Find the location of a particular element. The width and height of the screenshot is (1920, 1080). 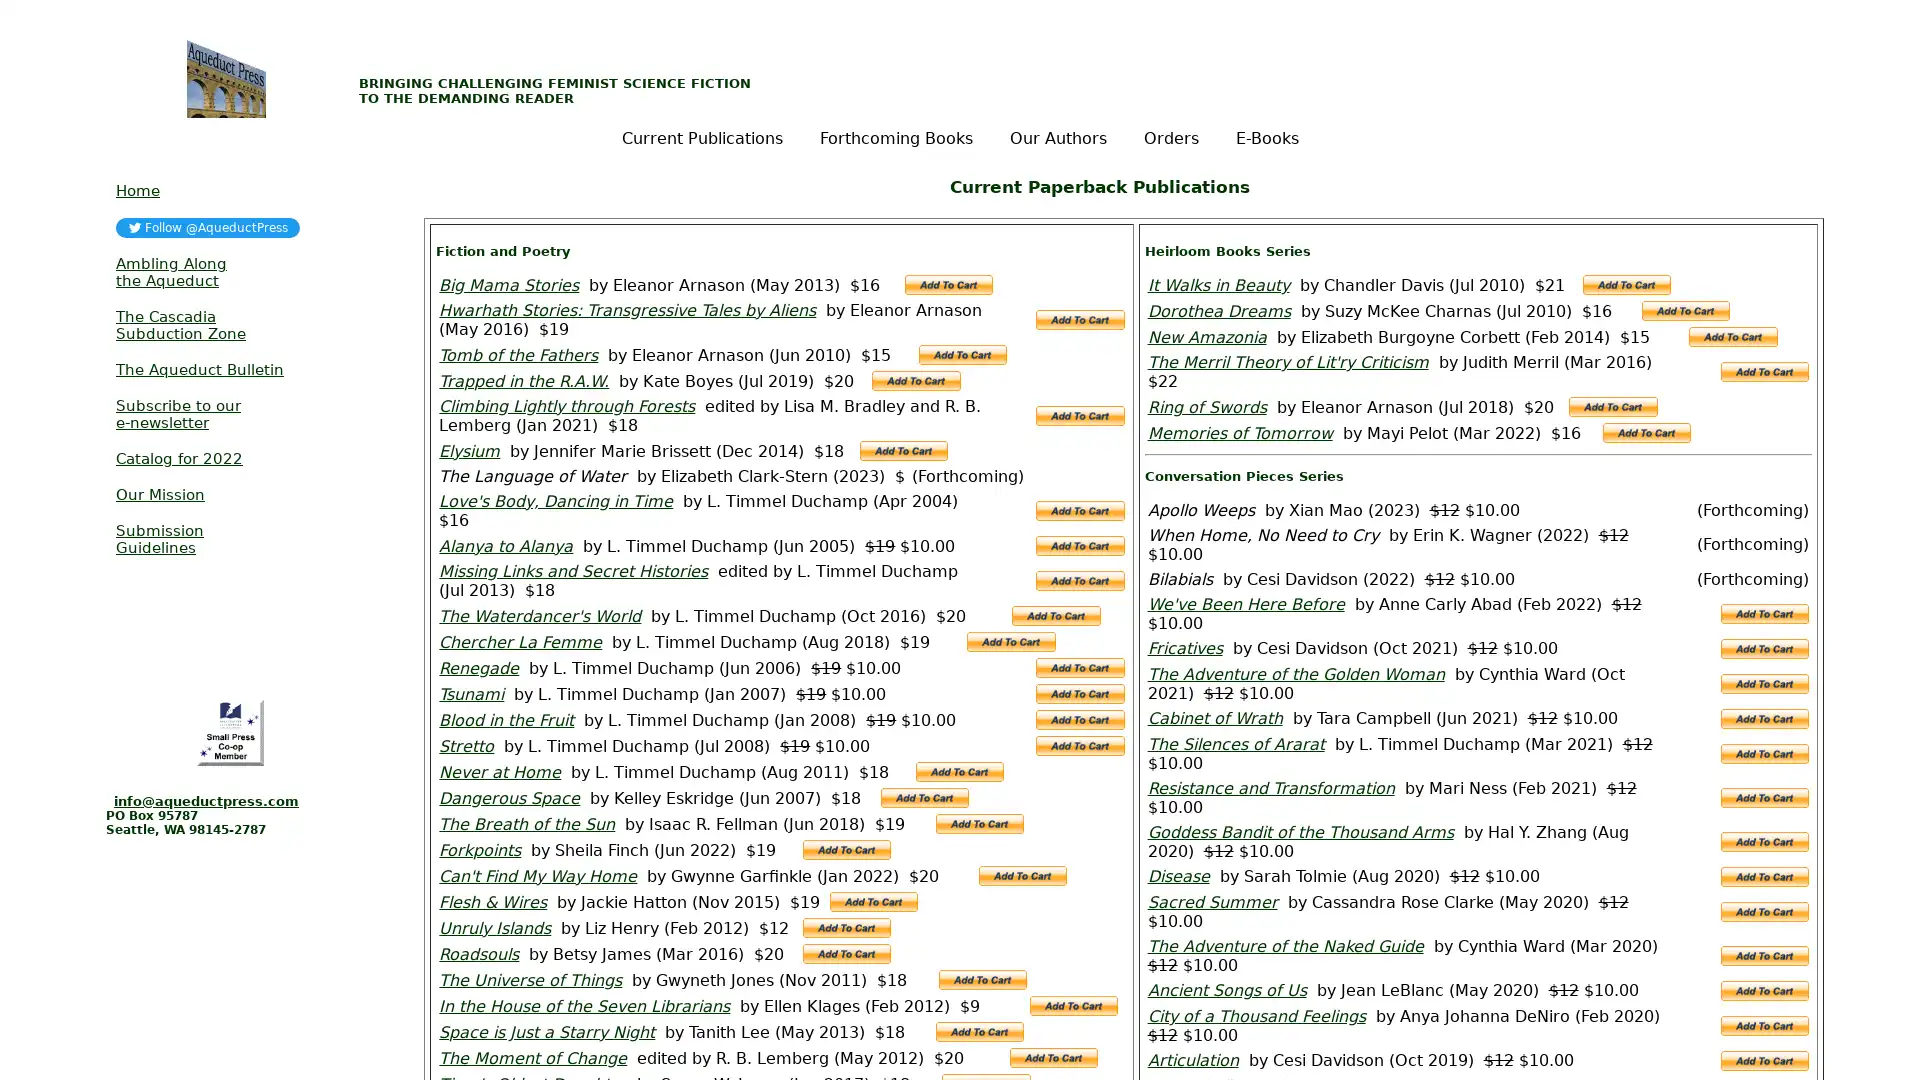

Make payments with PayPal - it\'s fast, free and secure! is located at coordinates (1764, 796).